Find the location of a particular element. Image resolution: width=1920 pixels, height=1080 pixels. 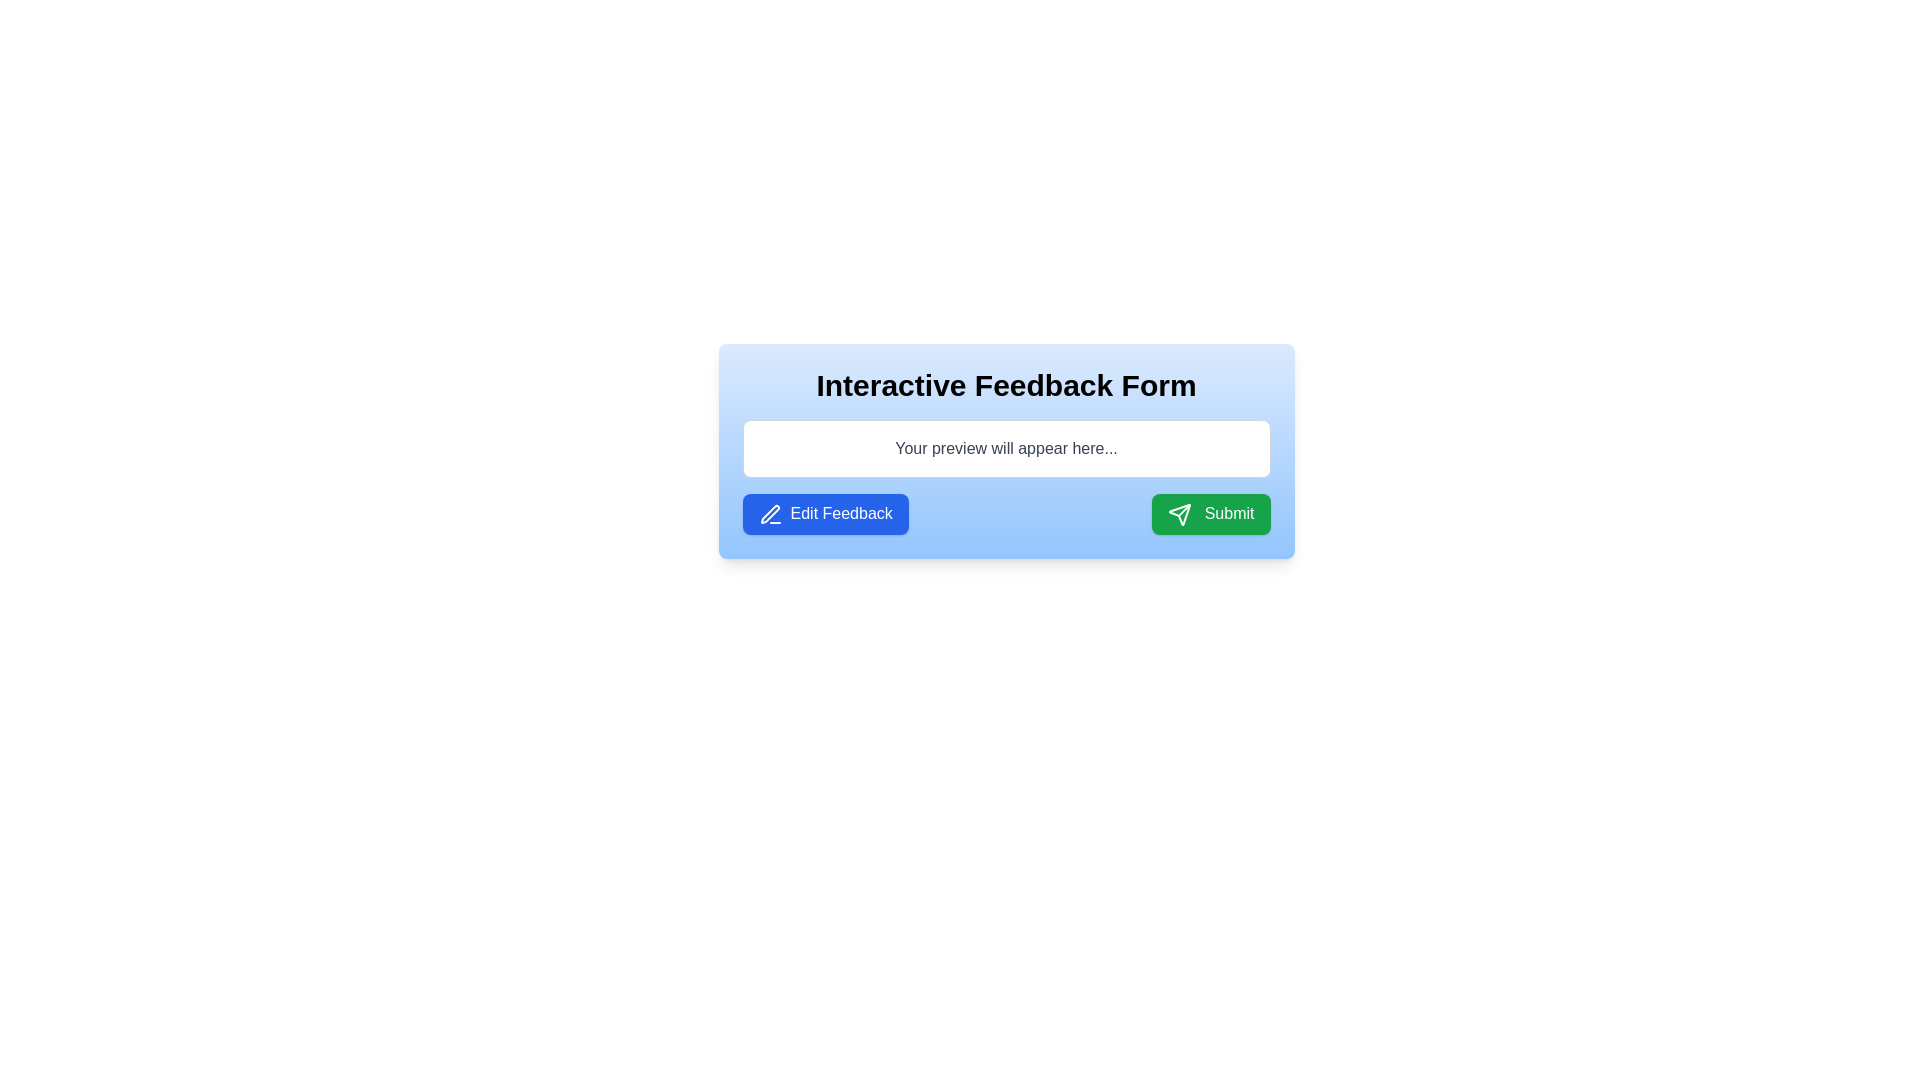

the green 'Submit' button with a white send icon on the left is located at coordinates (1210, 513).